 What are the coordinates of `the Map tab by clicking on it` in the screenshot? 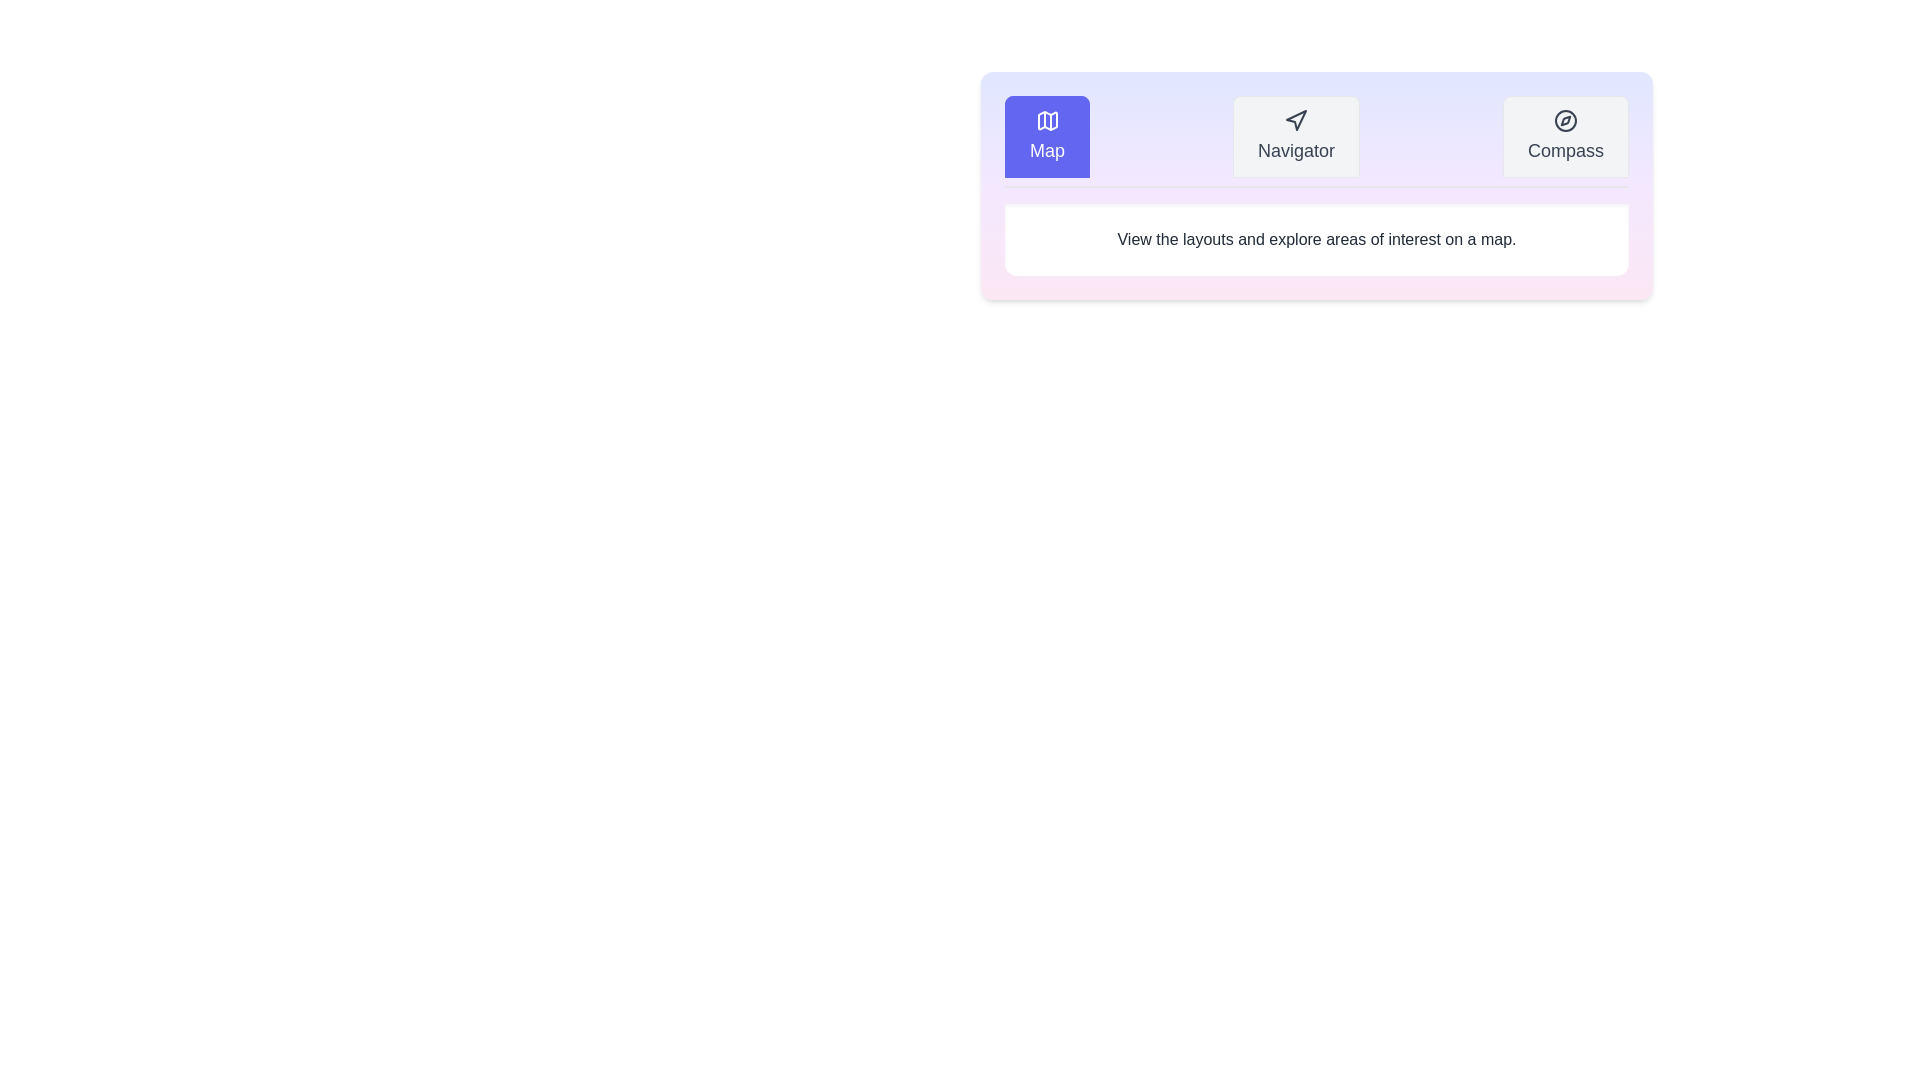 It's located at (1046, 136).